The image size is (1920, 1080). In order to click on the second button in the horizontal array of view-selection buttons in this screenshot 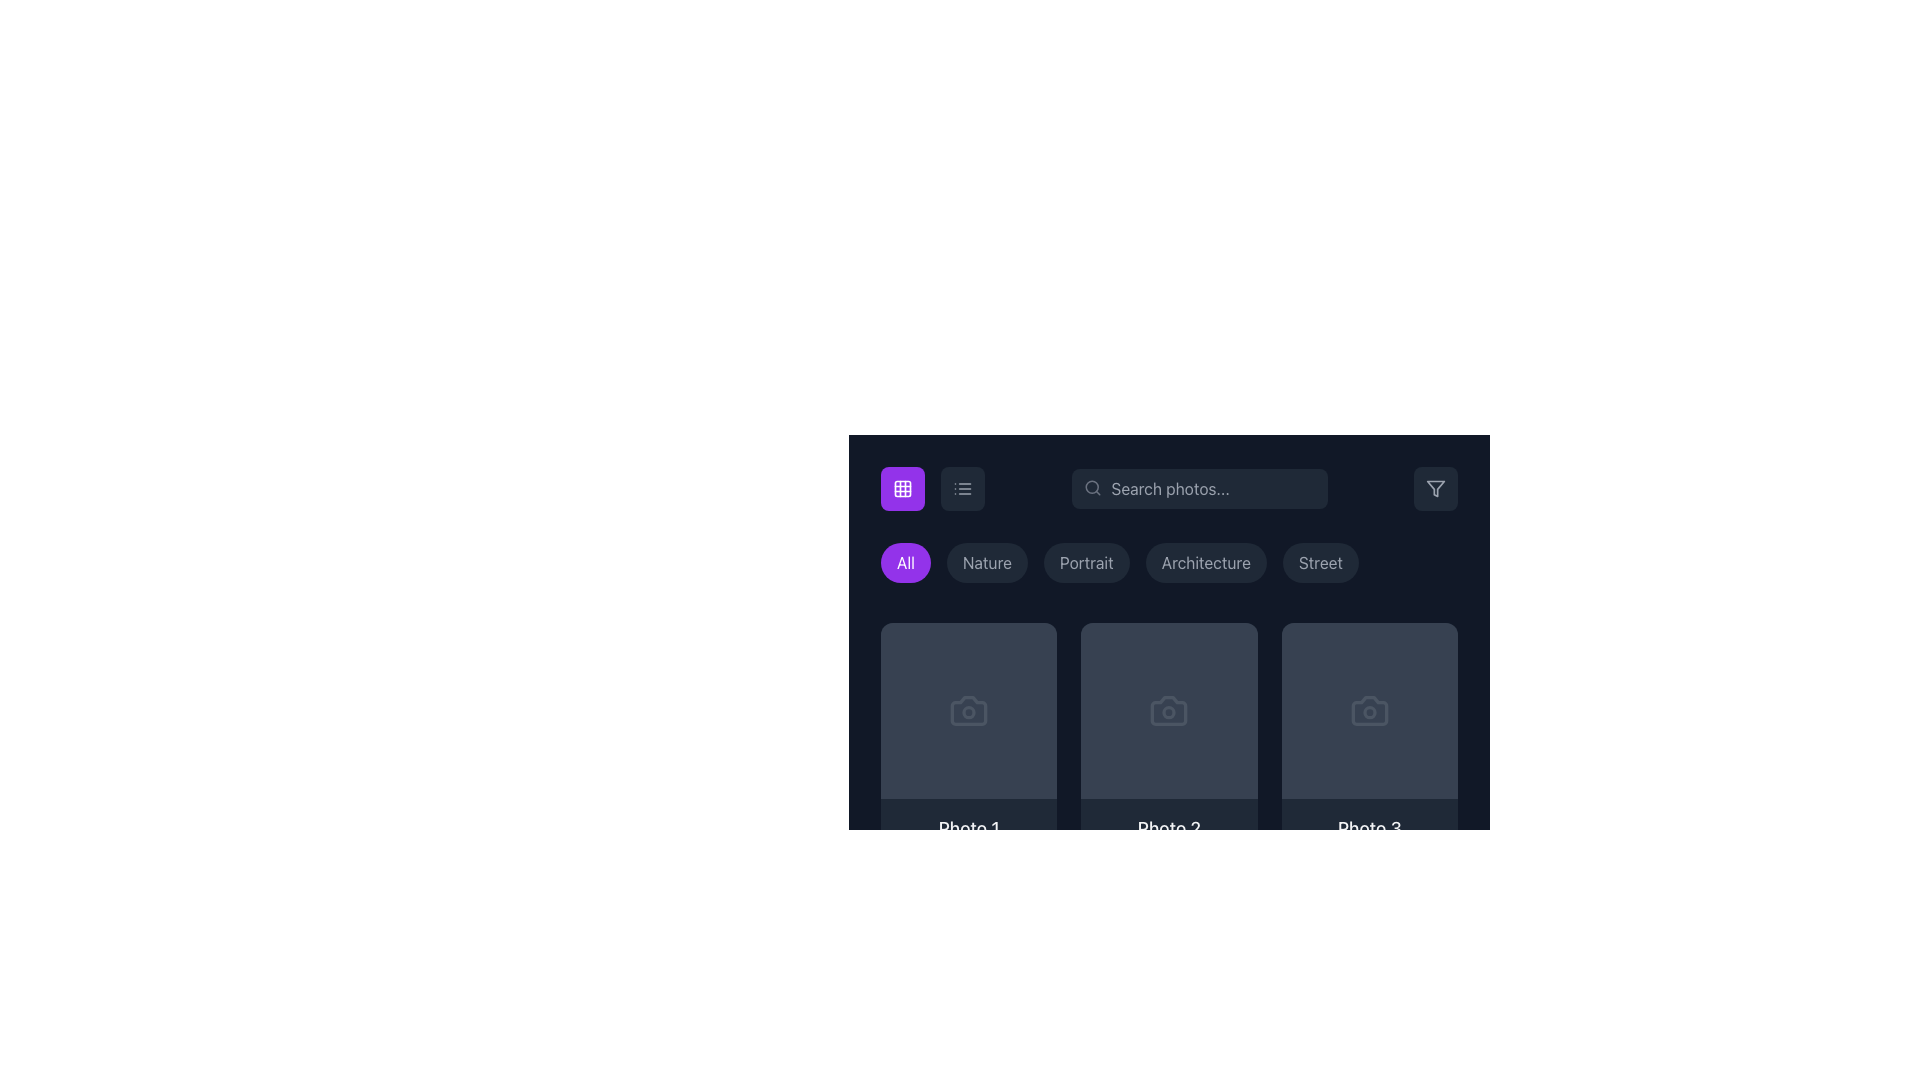, I will do `click(963, 489)`.